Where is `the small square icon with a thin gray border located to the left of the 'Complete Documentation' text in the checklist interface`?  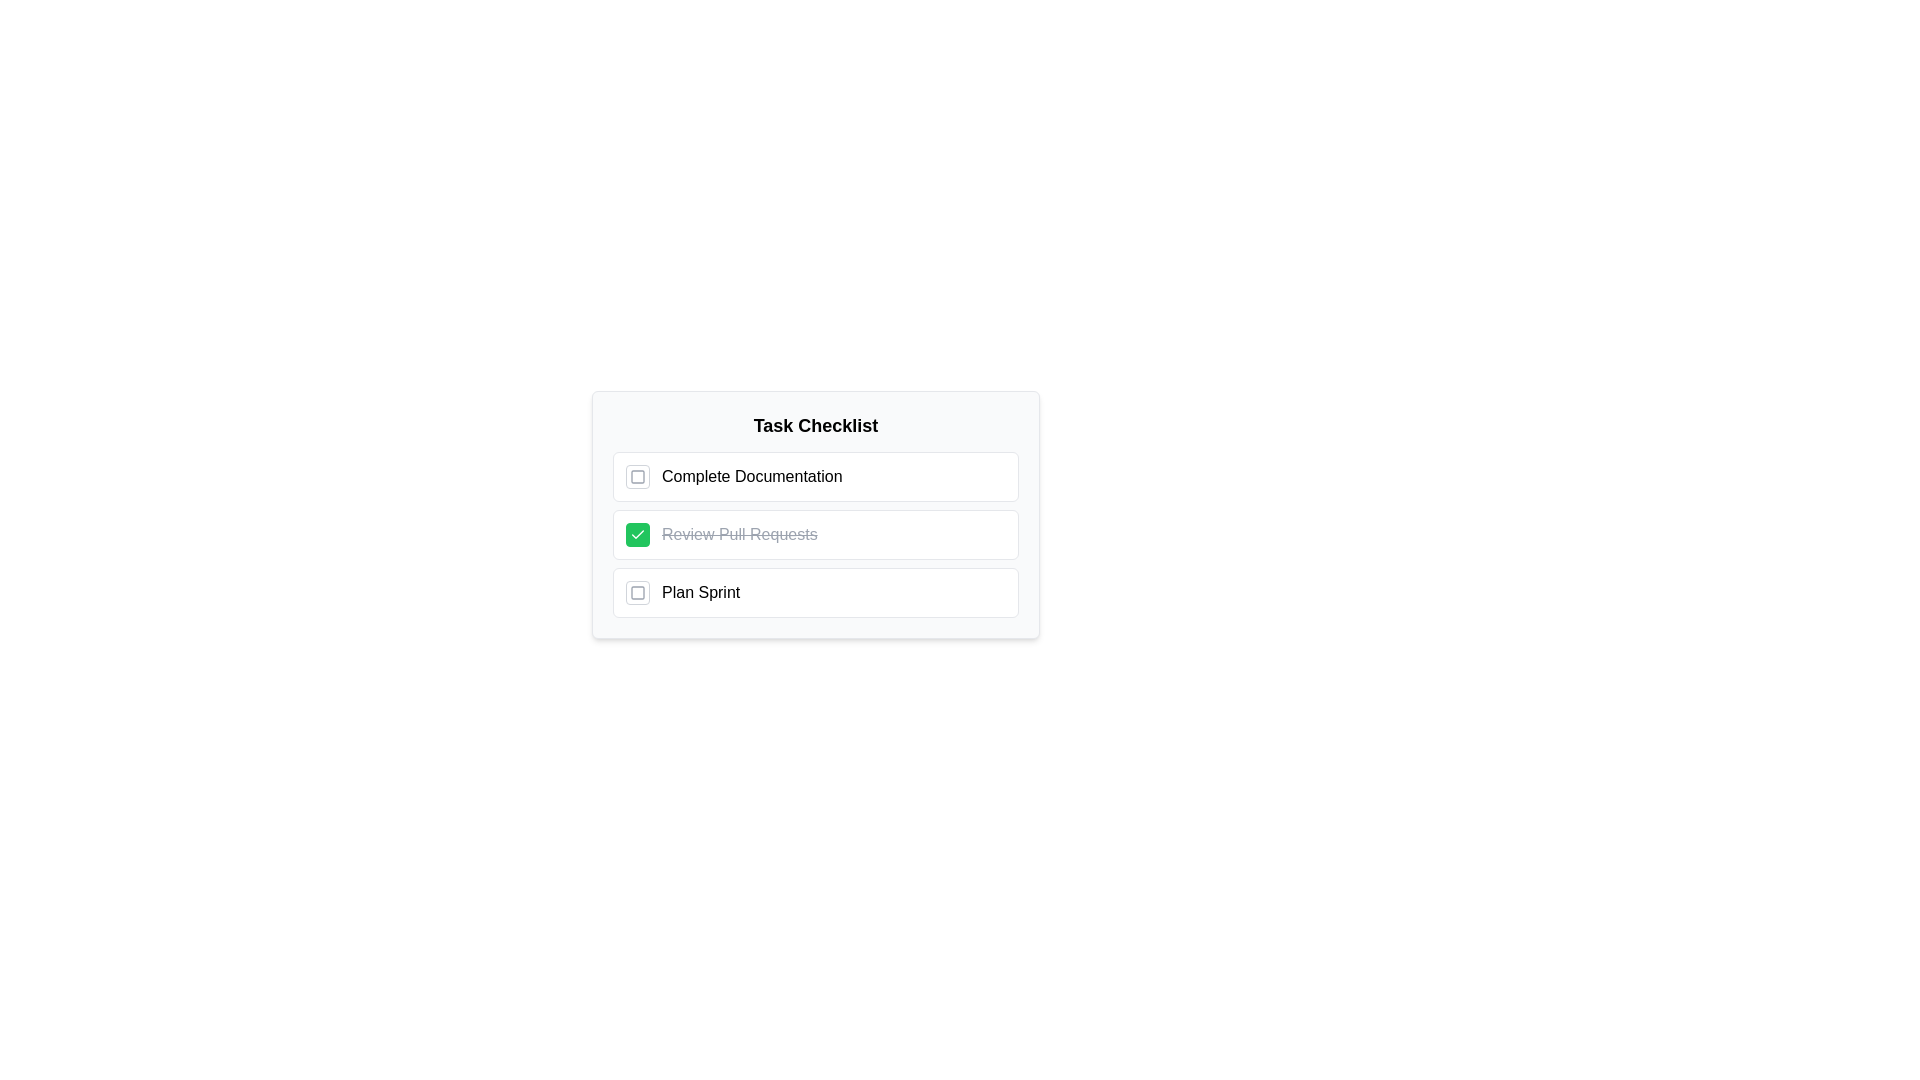
the small square icon with a thin gray border located to the left of the 'Complete Documentation' text in the checklist interface is located at coordinates (637, 477).